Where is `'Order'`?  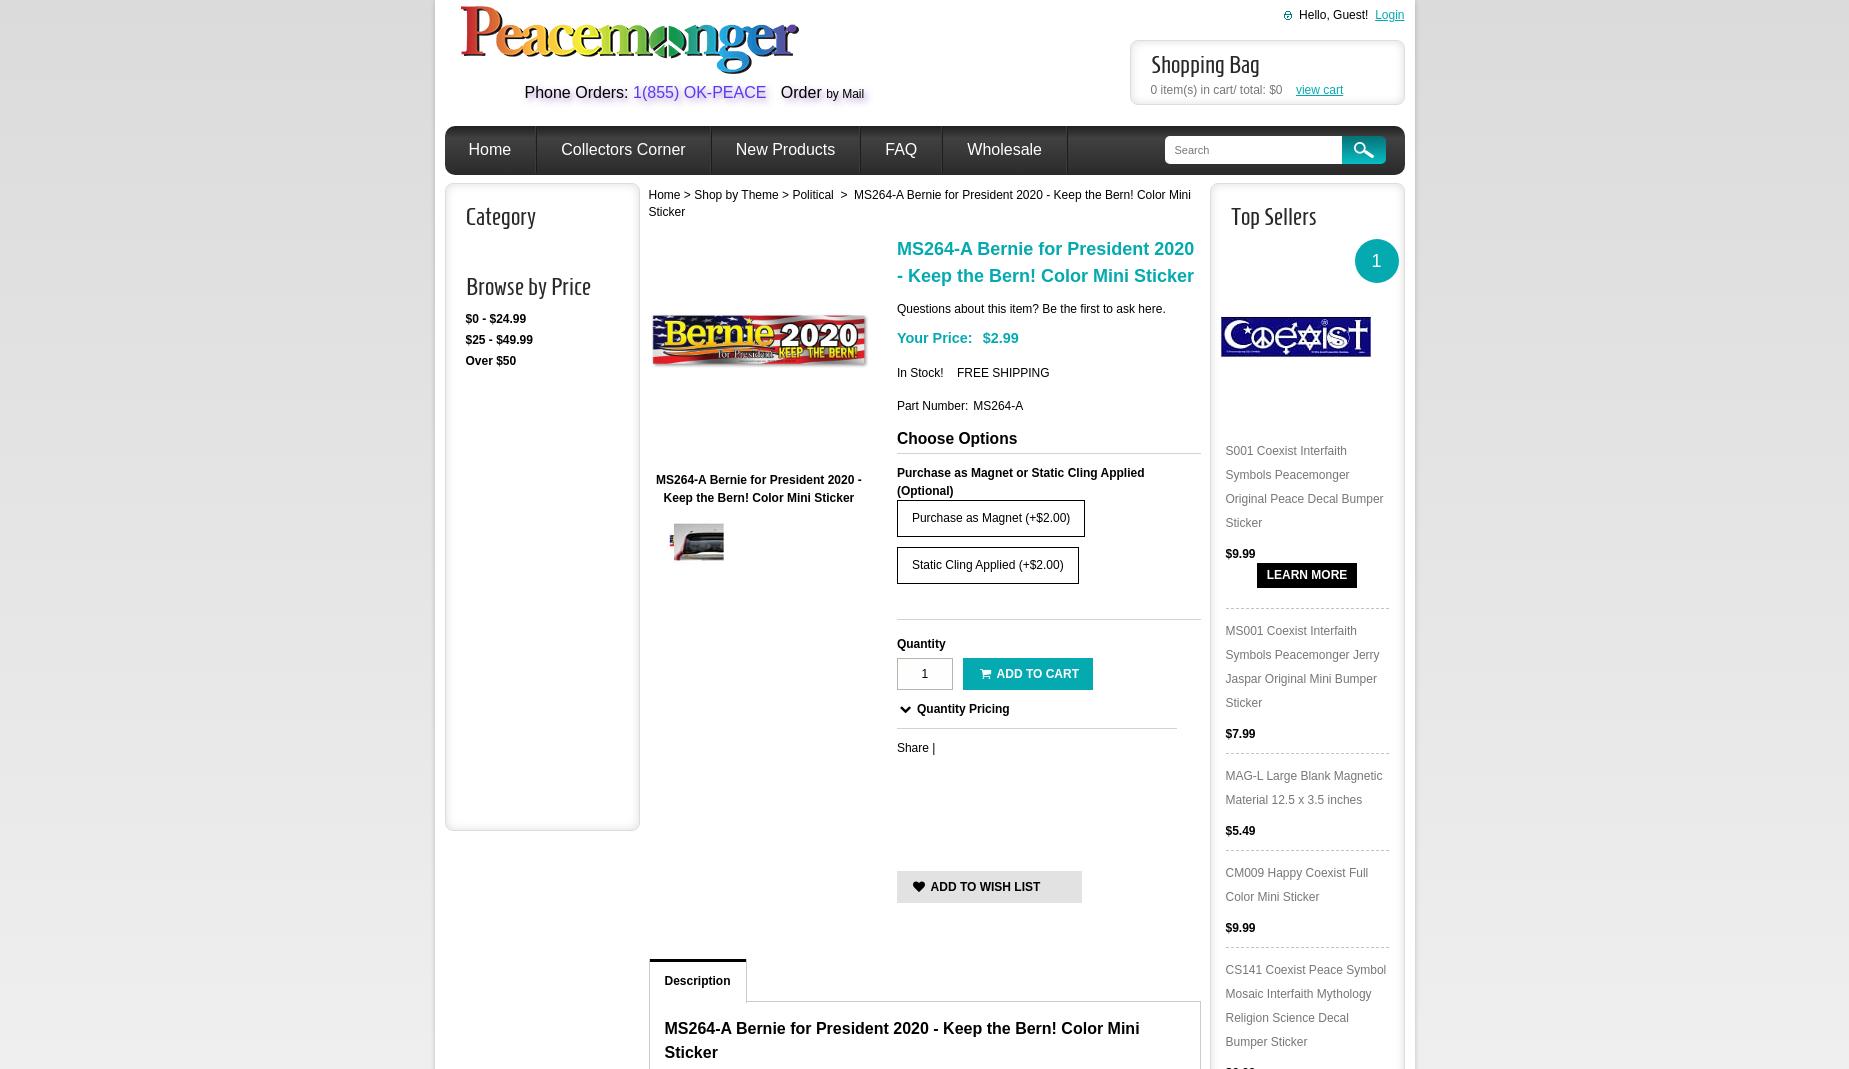
'Order' is located at coordinates (799, 90).